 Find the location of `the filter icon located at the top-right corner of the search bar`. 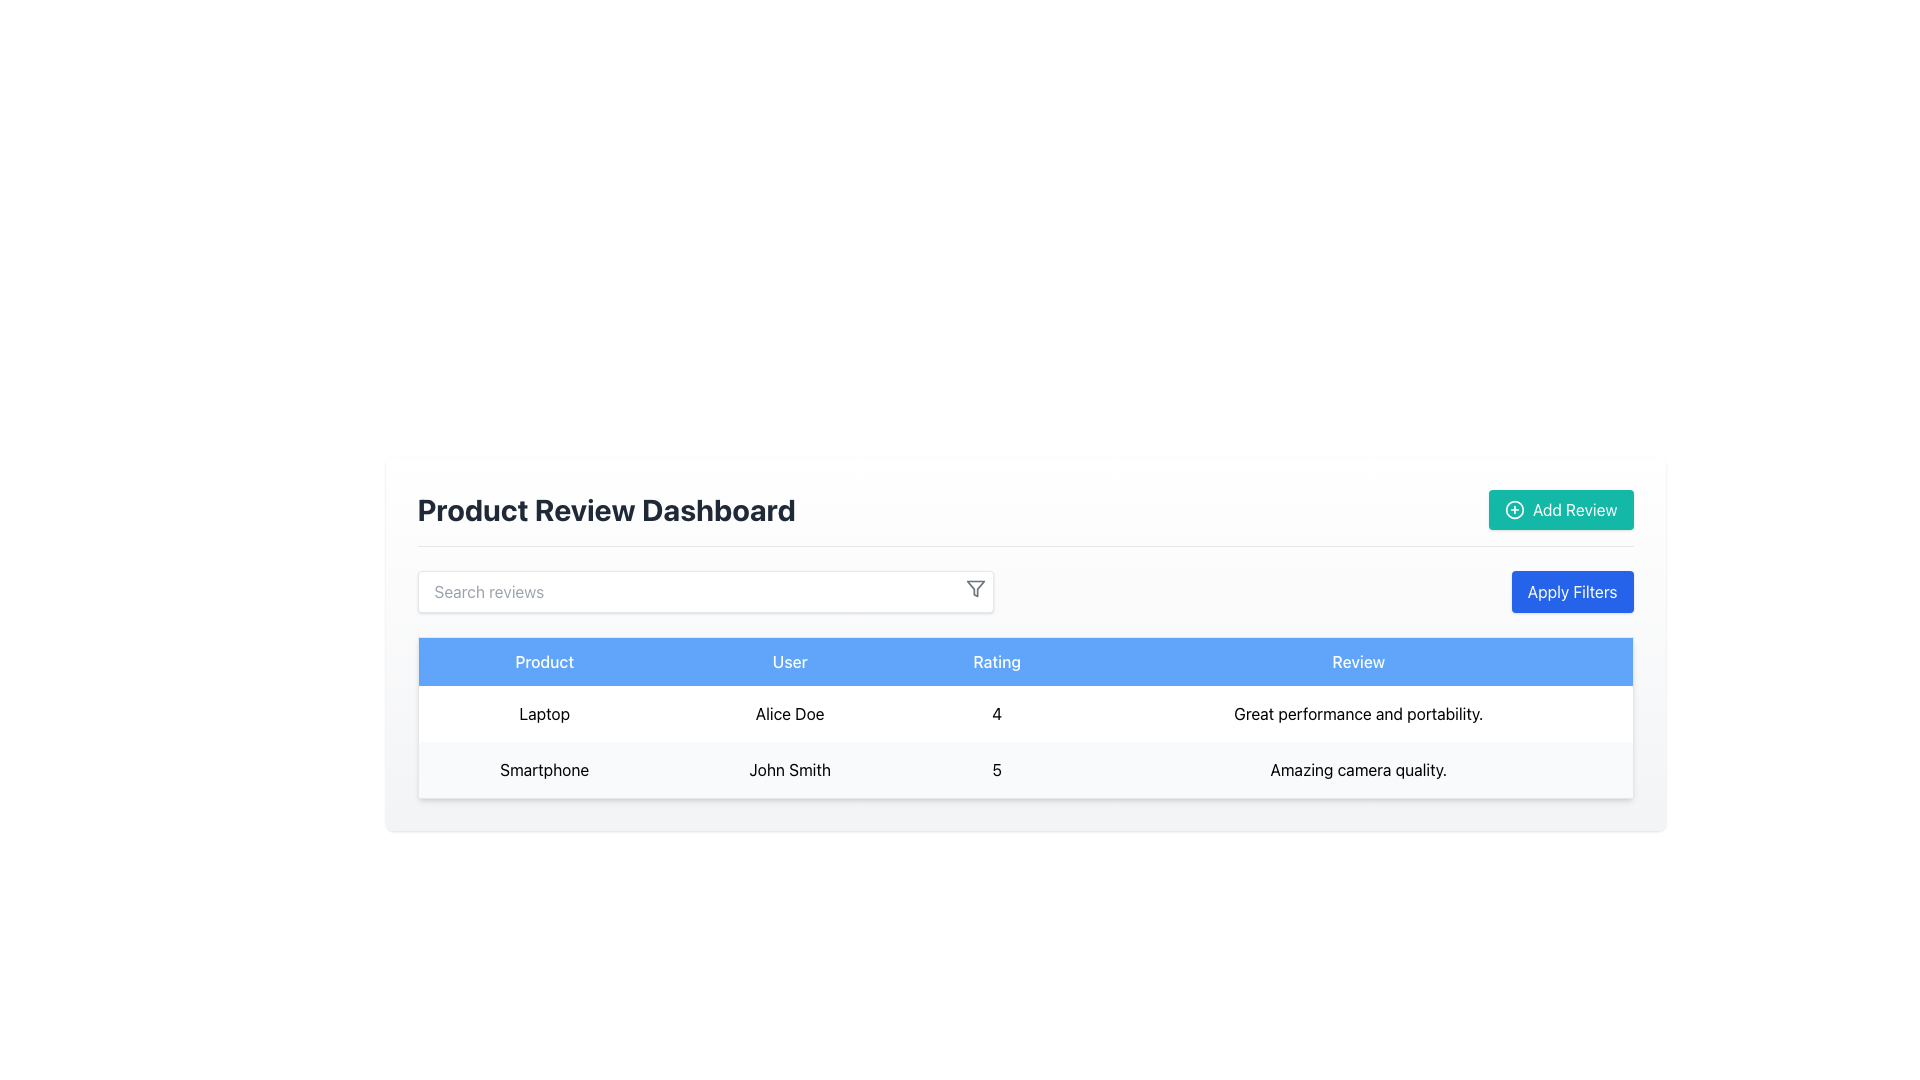

the filter icon located at the top-right corner of the search bar is located at coordinates (975, 588).